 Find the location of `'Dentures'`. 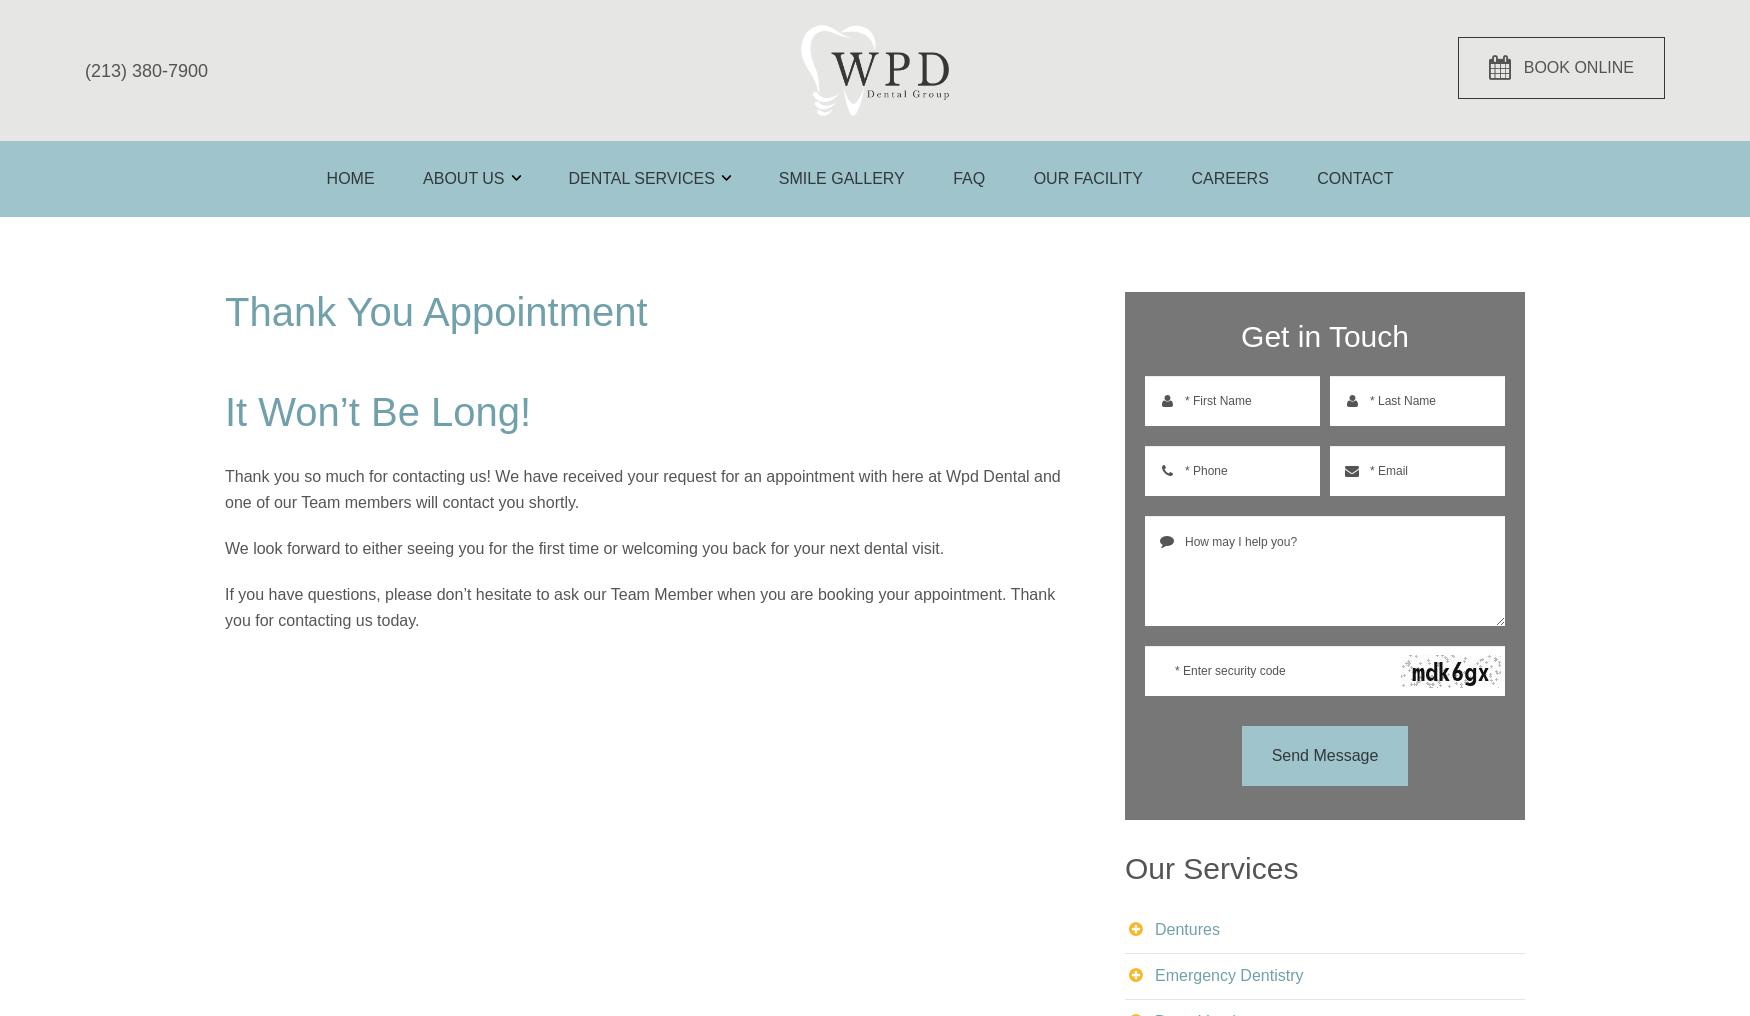

'Dentures' is located at coordinates (1186, 927).